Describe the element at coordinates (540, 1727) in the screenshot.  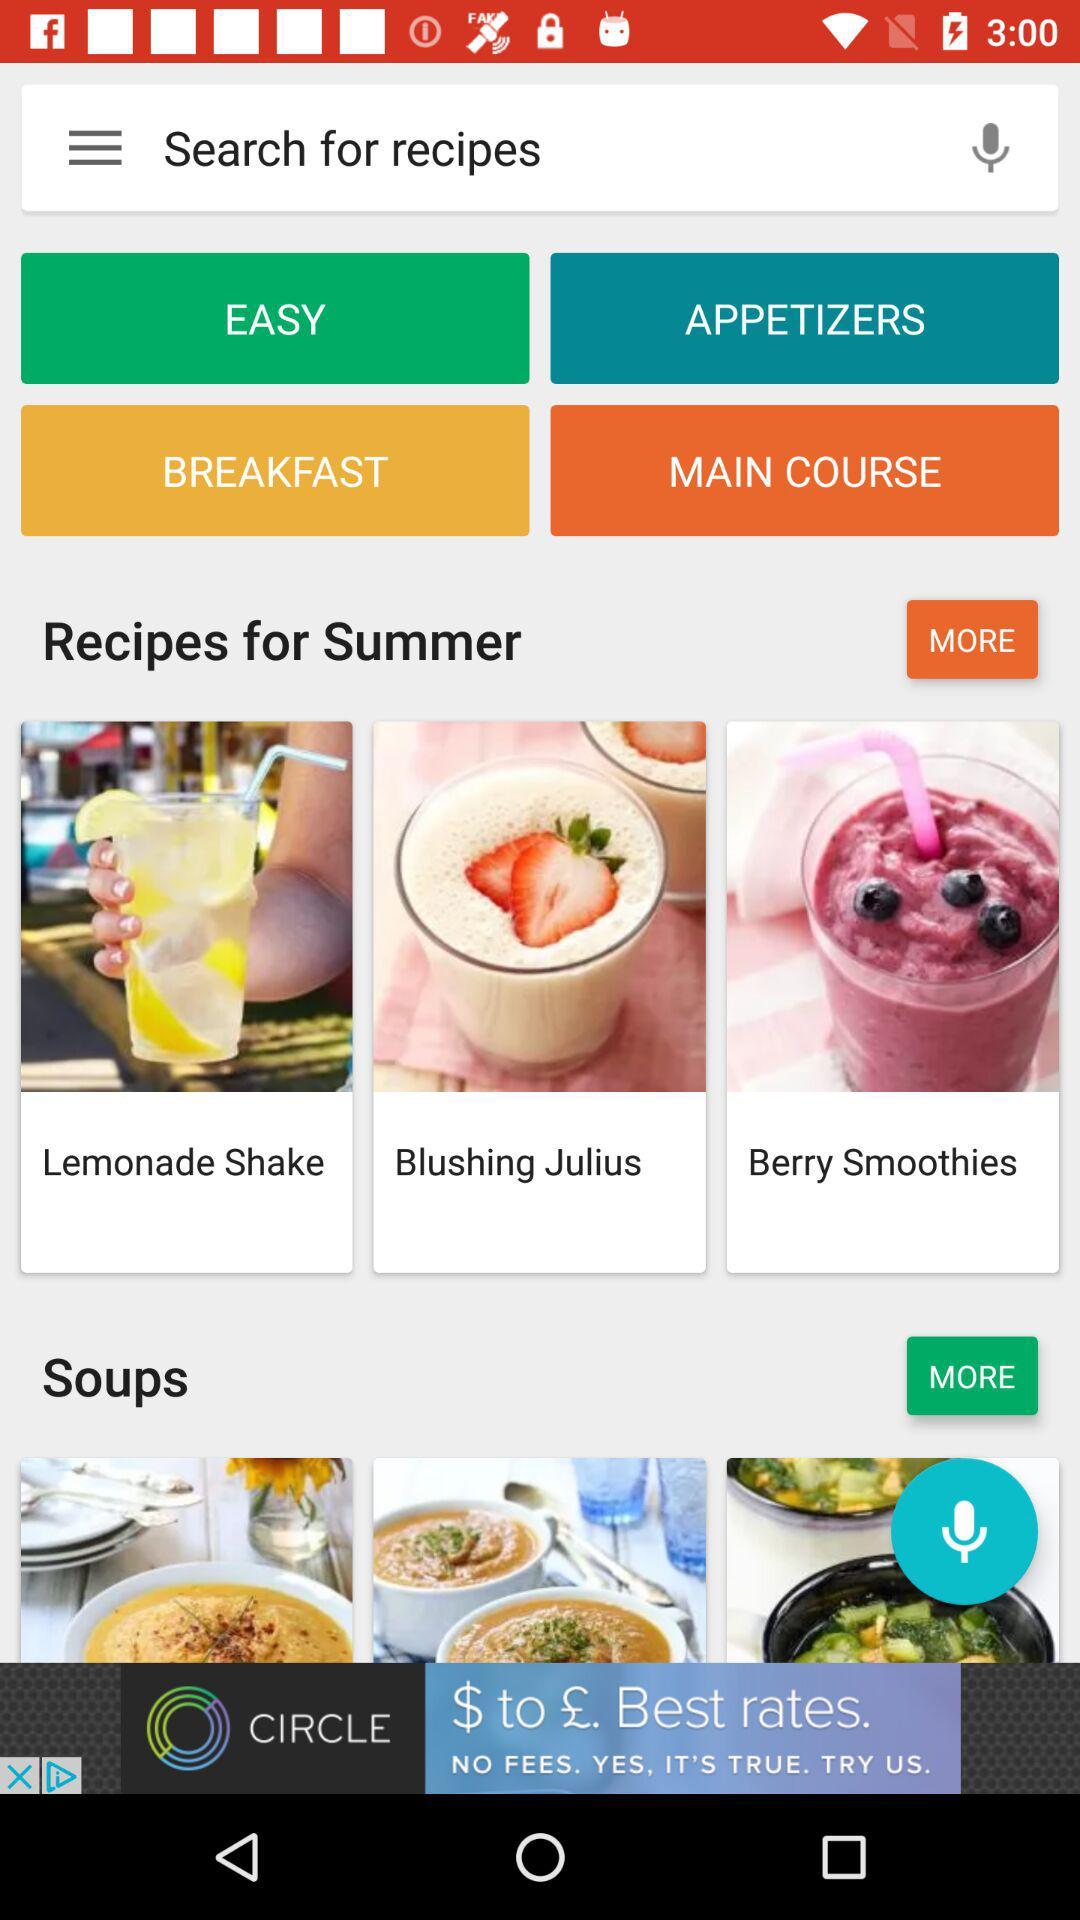
I see `circle to .best rates no fees yes it 's true try us` at that location.